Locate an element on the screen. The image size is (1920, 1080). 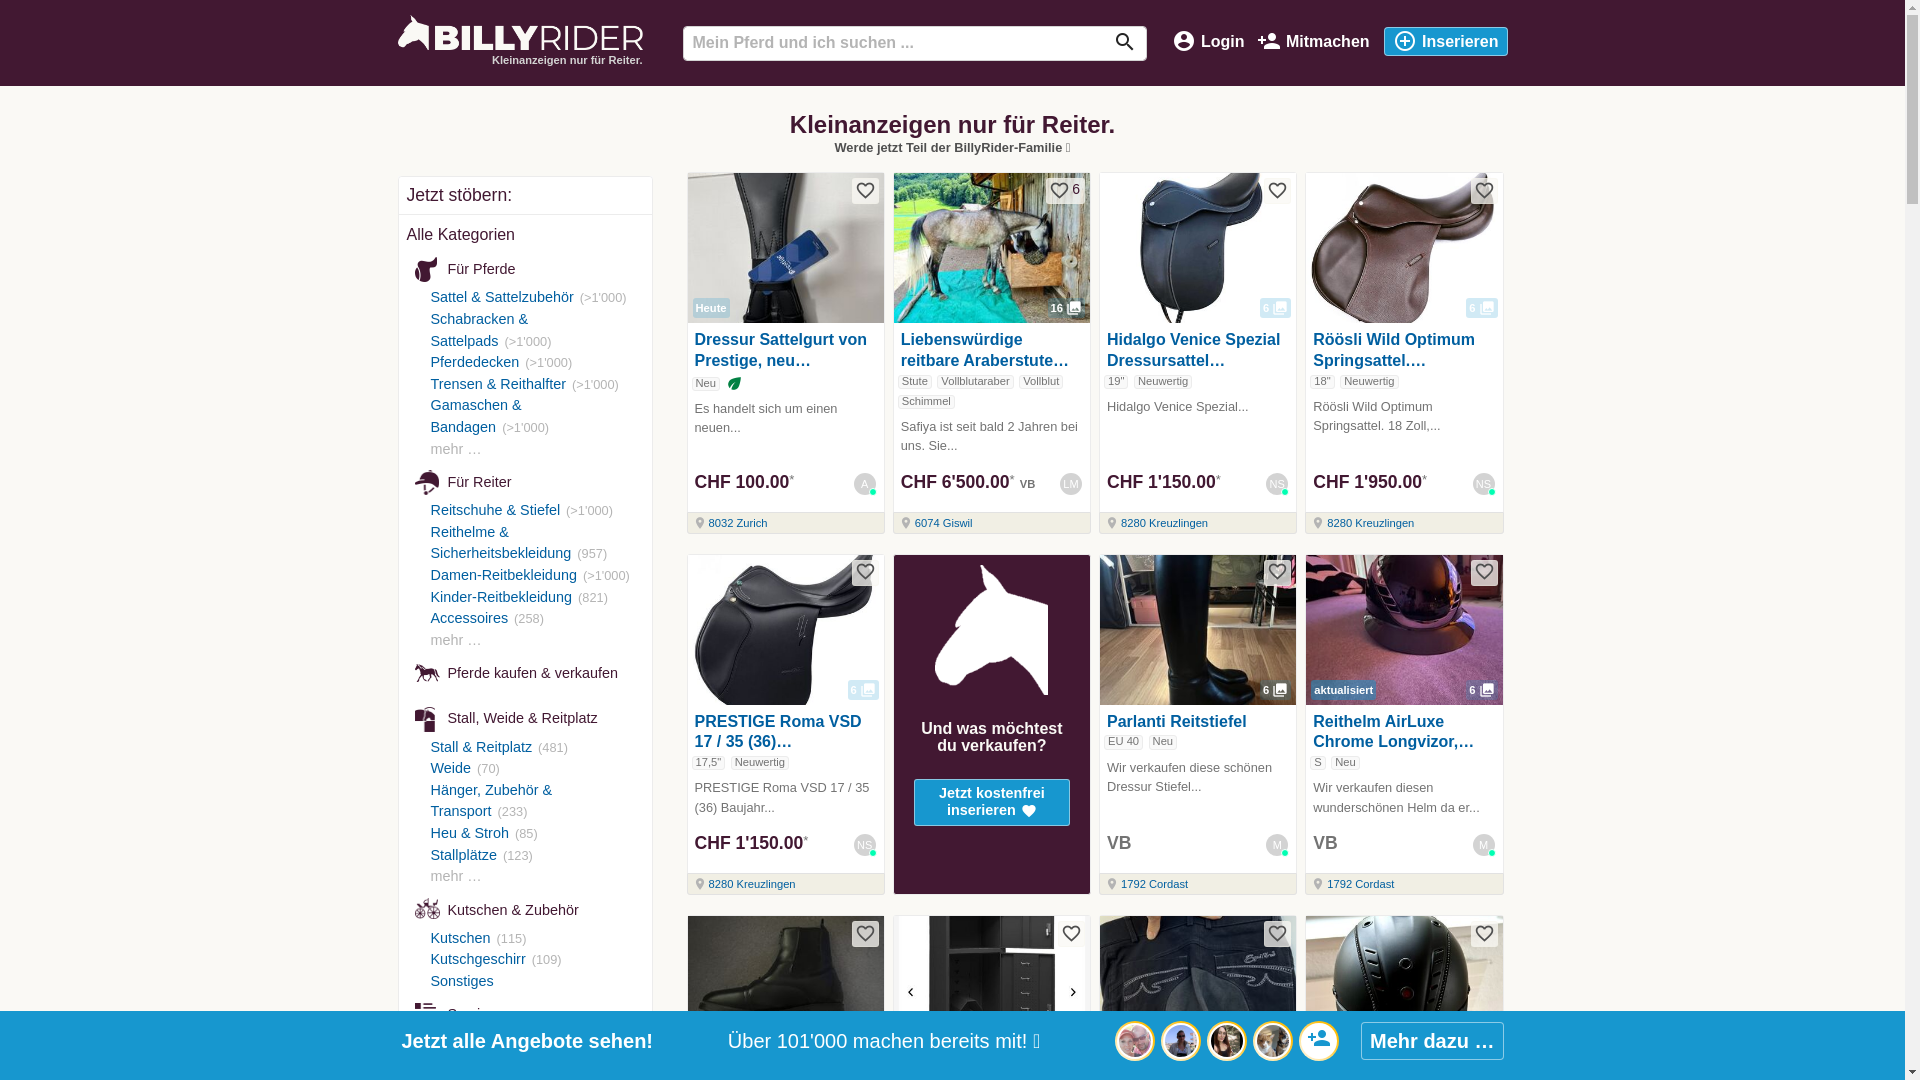
'Pferdedecken' is located at coordinates (429, 362).